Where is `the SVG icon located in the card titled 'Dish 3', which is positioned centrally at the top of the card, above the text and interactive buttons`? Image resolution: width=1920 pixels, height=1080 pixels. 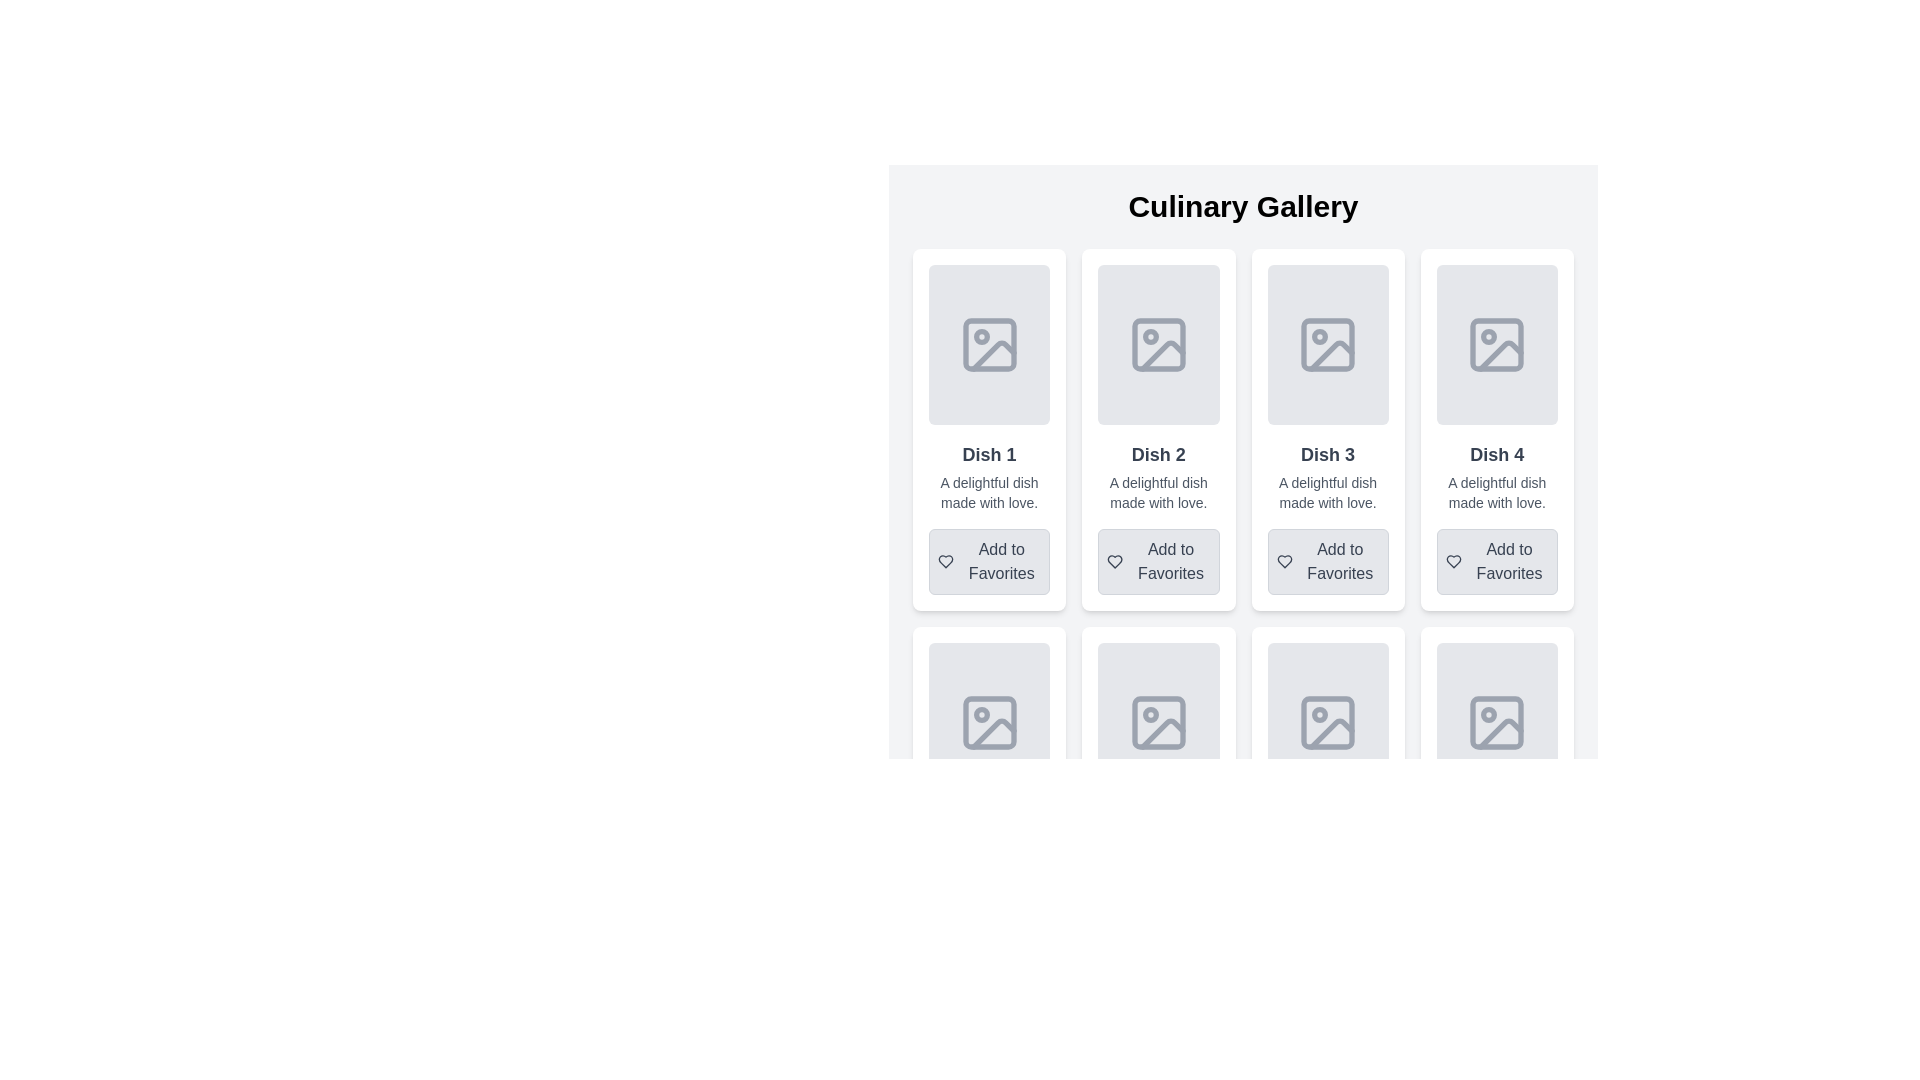
the SVG icon located in the card titled 'Dish 3', which is positioned centrally at the top of the card, above the text and interactive buttons is located at coordinates (1328, 343).